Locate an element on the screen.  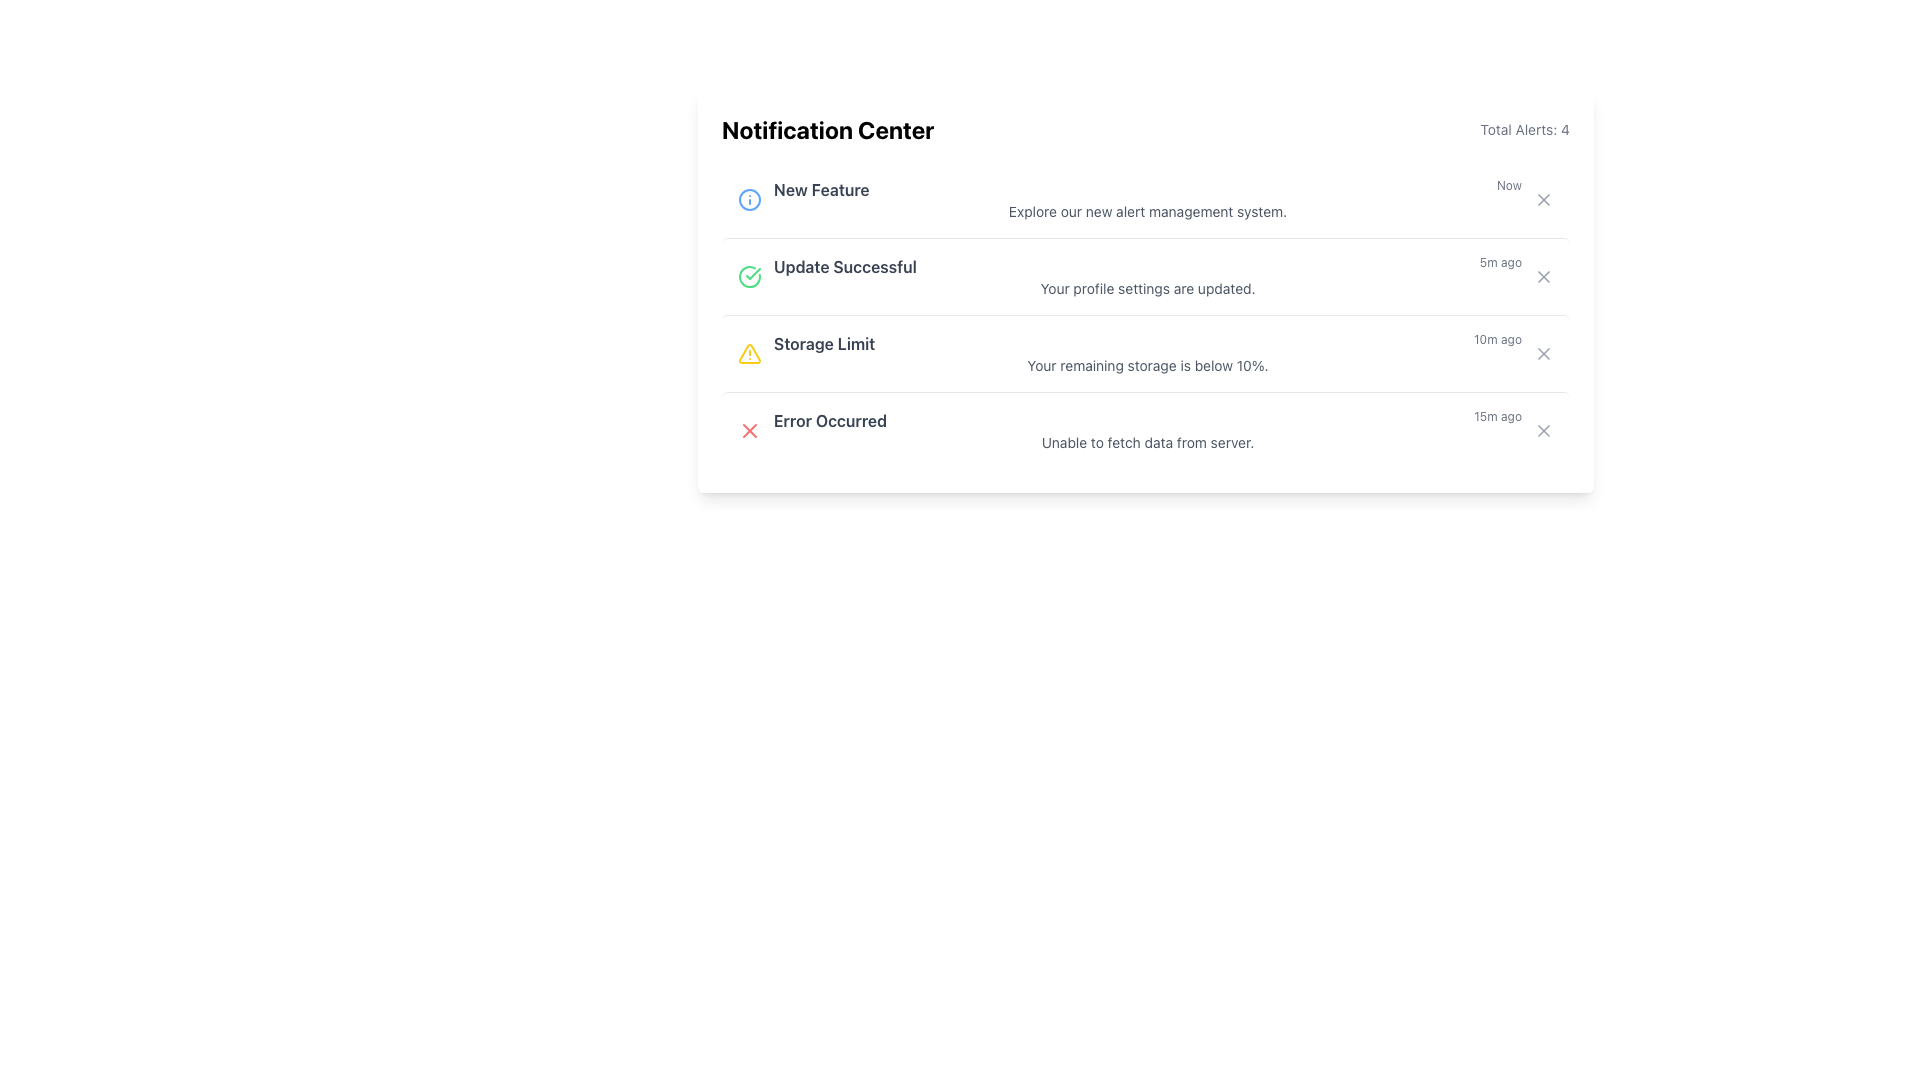
the third notification message in the notification center to interact with it, which informs the user about their storage limit being nearly full is located at coordinates (1147, 353).